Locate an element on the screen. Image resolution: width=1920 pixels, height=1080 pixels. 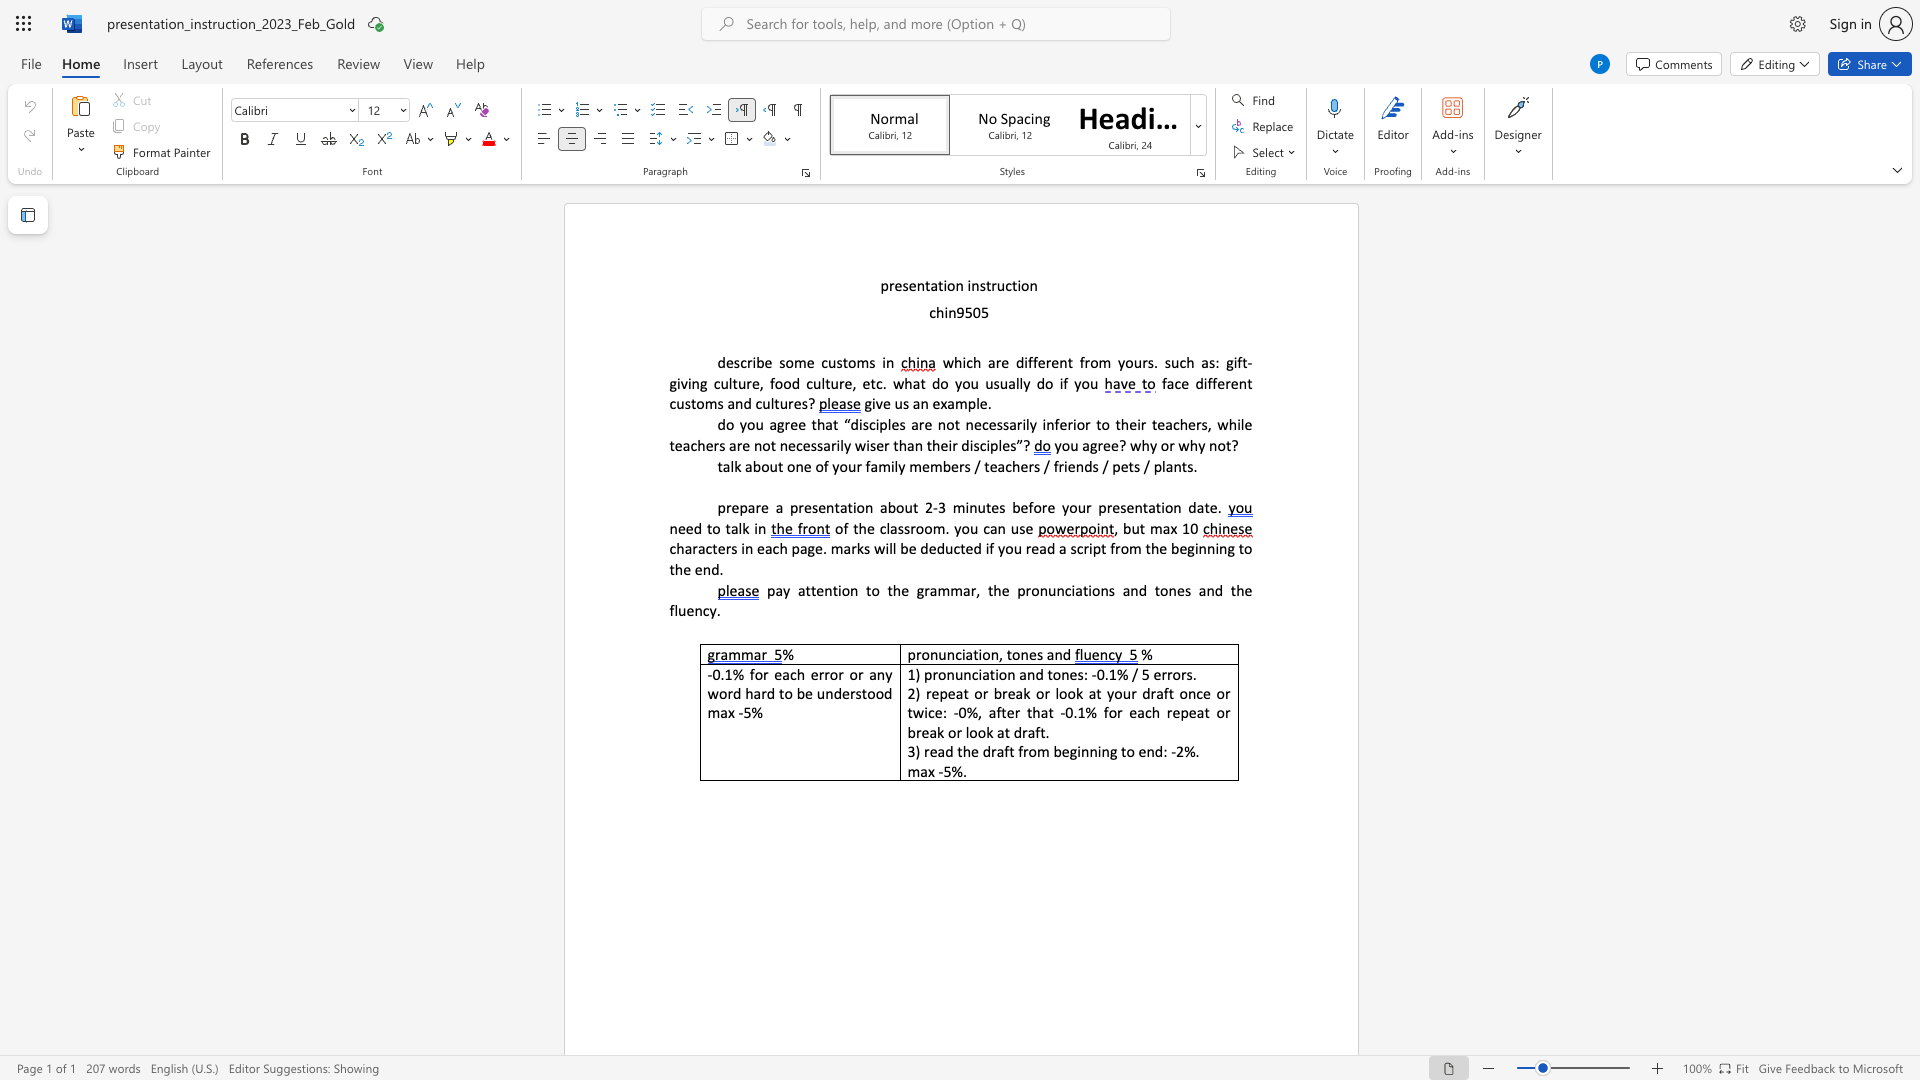
the subset text "on instruction" within the text "presentation instruction" is located at coordinates (946, 285).